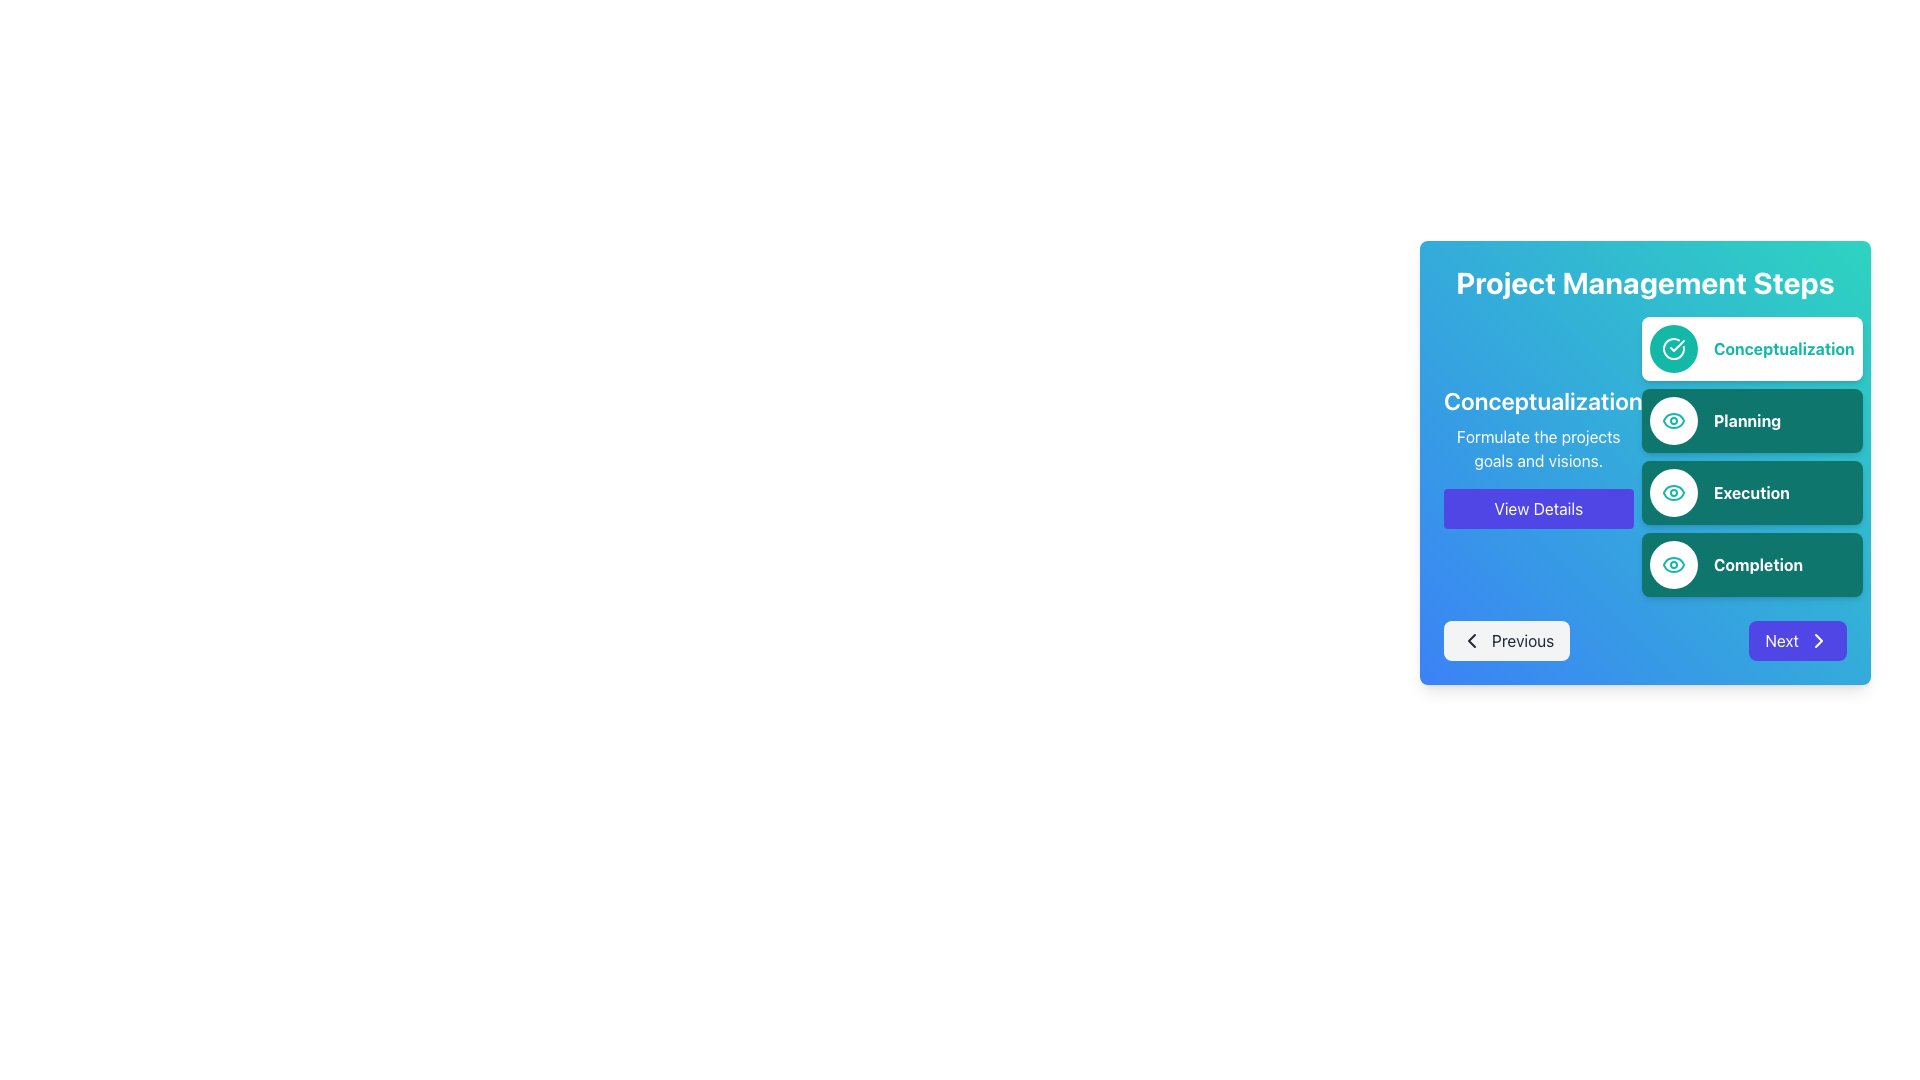  I want to click on the 'Completion' text label in the navigation options under 'Project Management Steps', so click(1757, 564).